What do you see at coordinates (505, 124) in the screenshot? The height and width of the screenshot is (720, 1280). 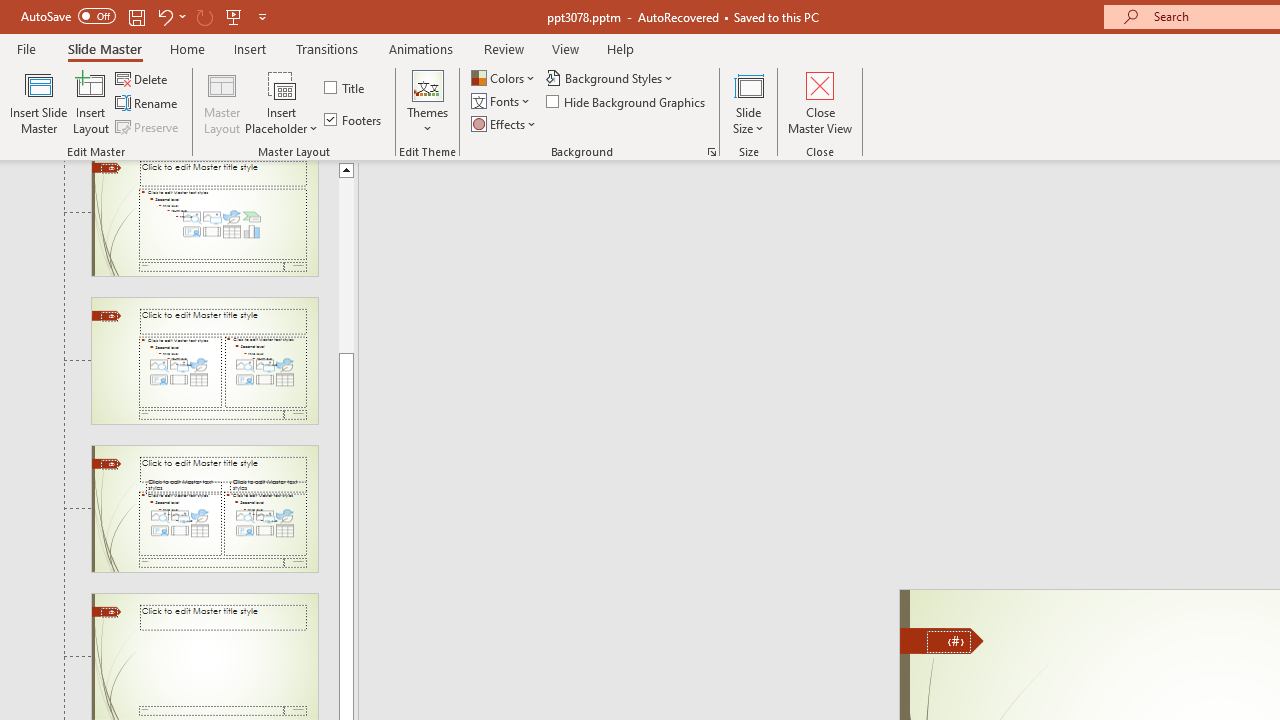 I see `'Effects'` at bounding box center [505, 124].